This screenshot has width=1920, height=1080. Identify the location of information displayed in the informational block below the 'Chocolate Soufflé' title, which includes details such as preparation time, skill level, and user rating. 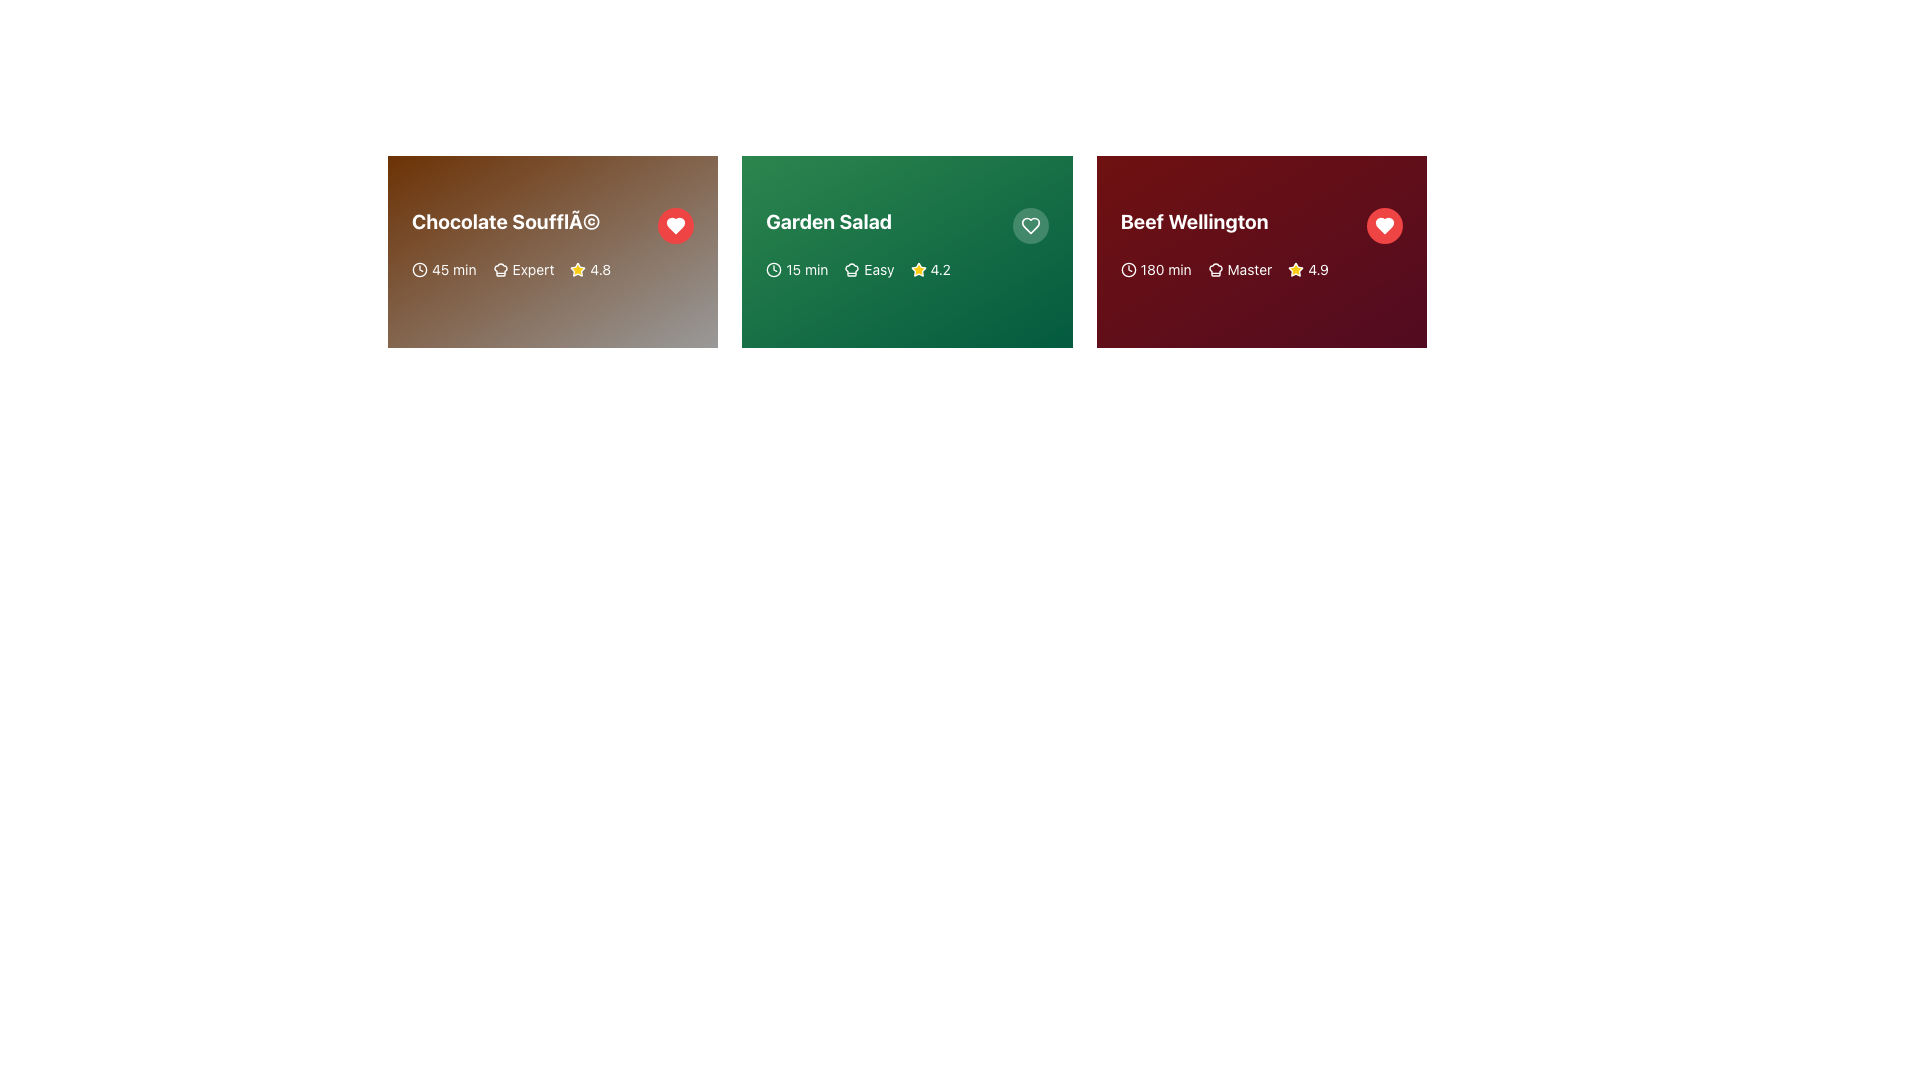
(553, 270).